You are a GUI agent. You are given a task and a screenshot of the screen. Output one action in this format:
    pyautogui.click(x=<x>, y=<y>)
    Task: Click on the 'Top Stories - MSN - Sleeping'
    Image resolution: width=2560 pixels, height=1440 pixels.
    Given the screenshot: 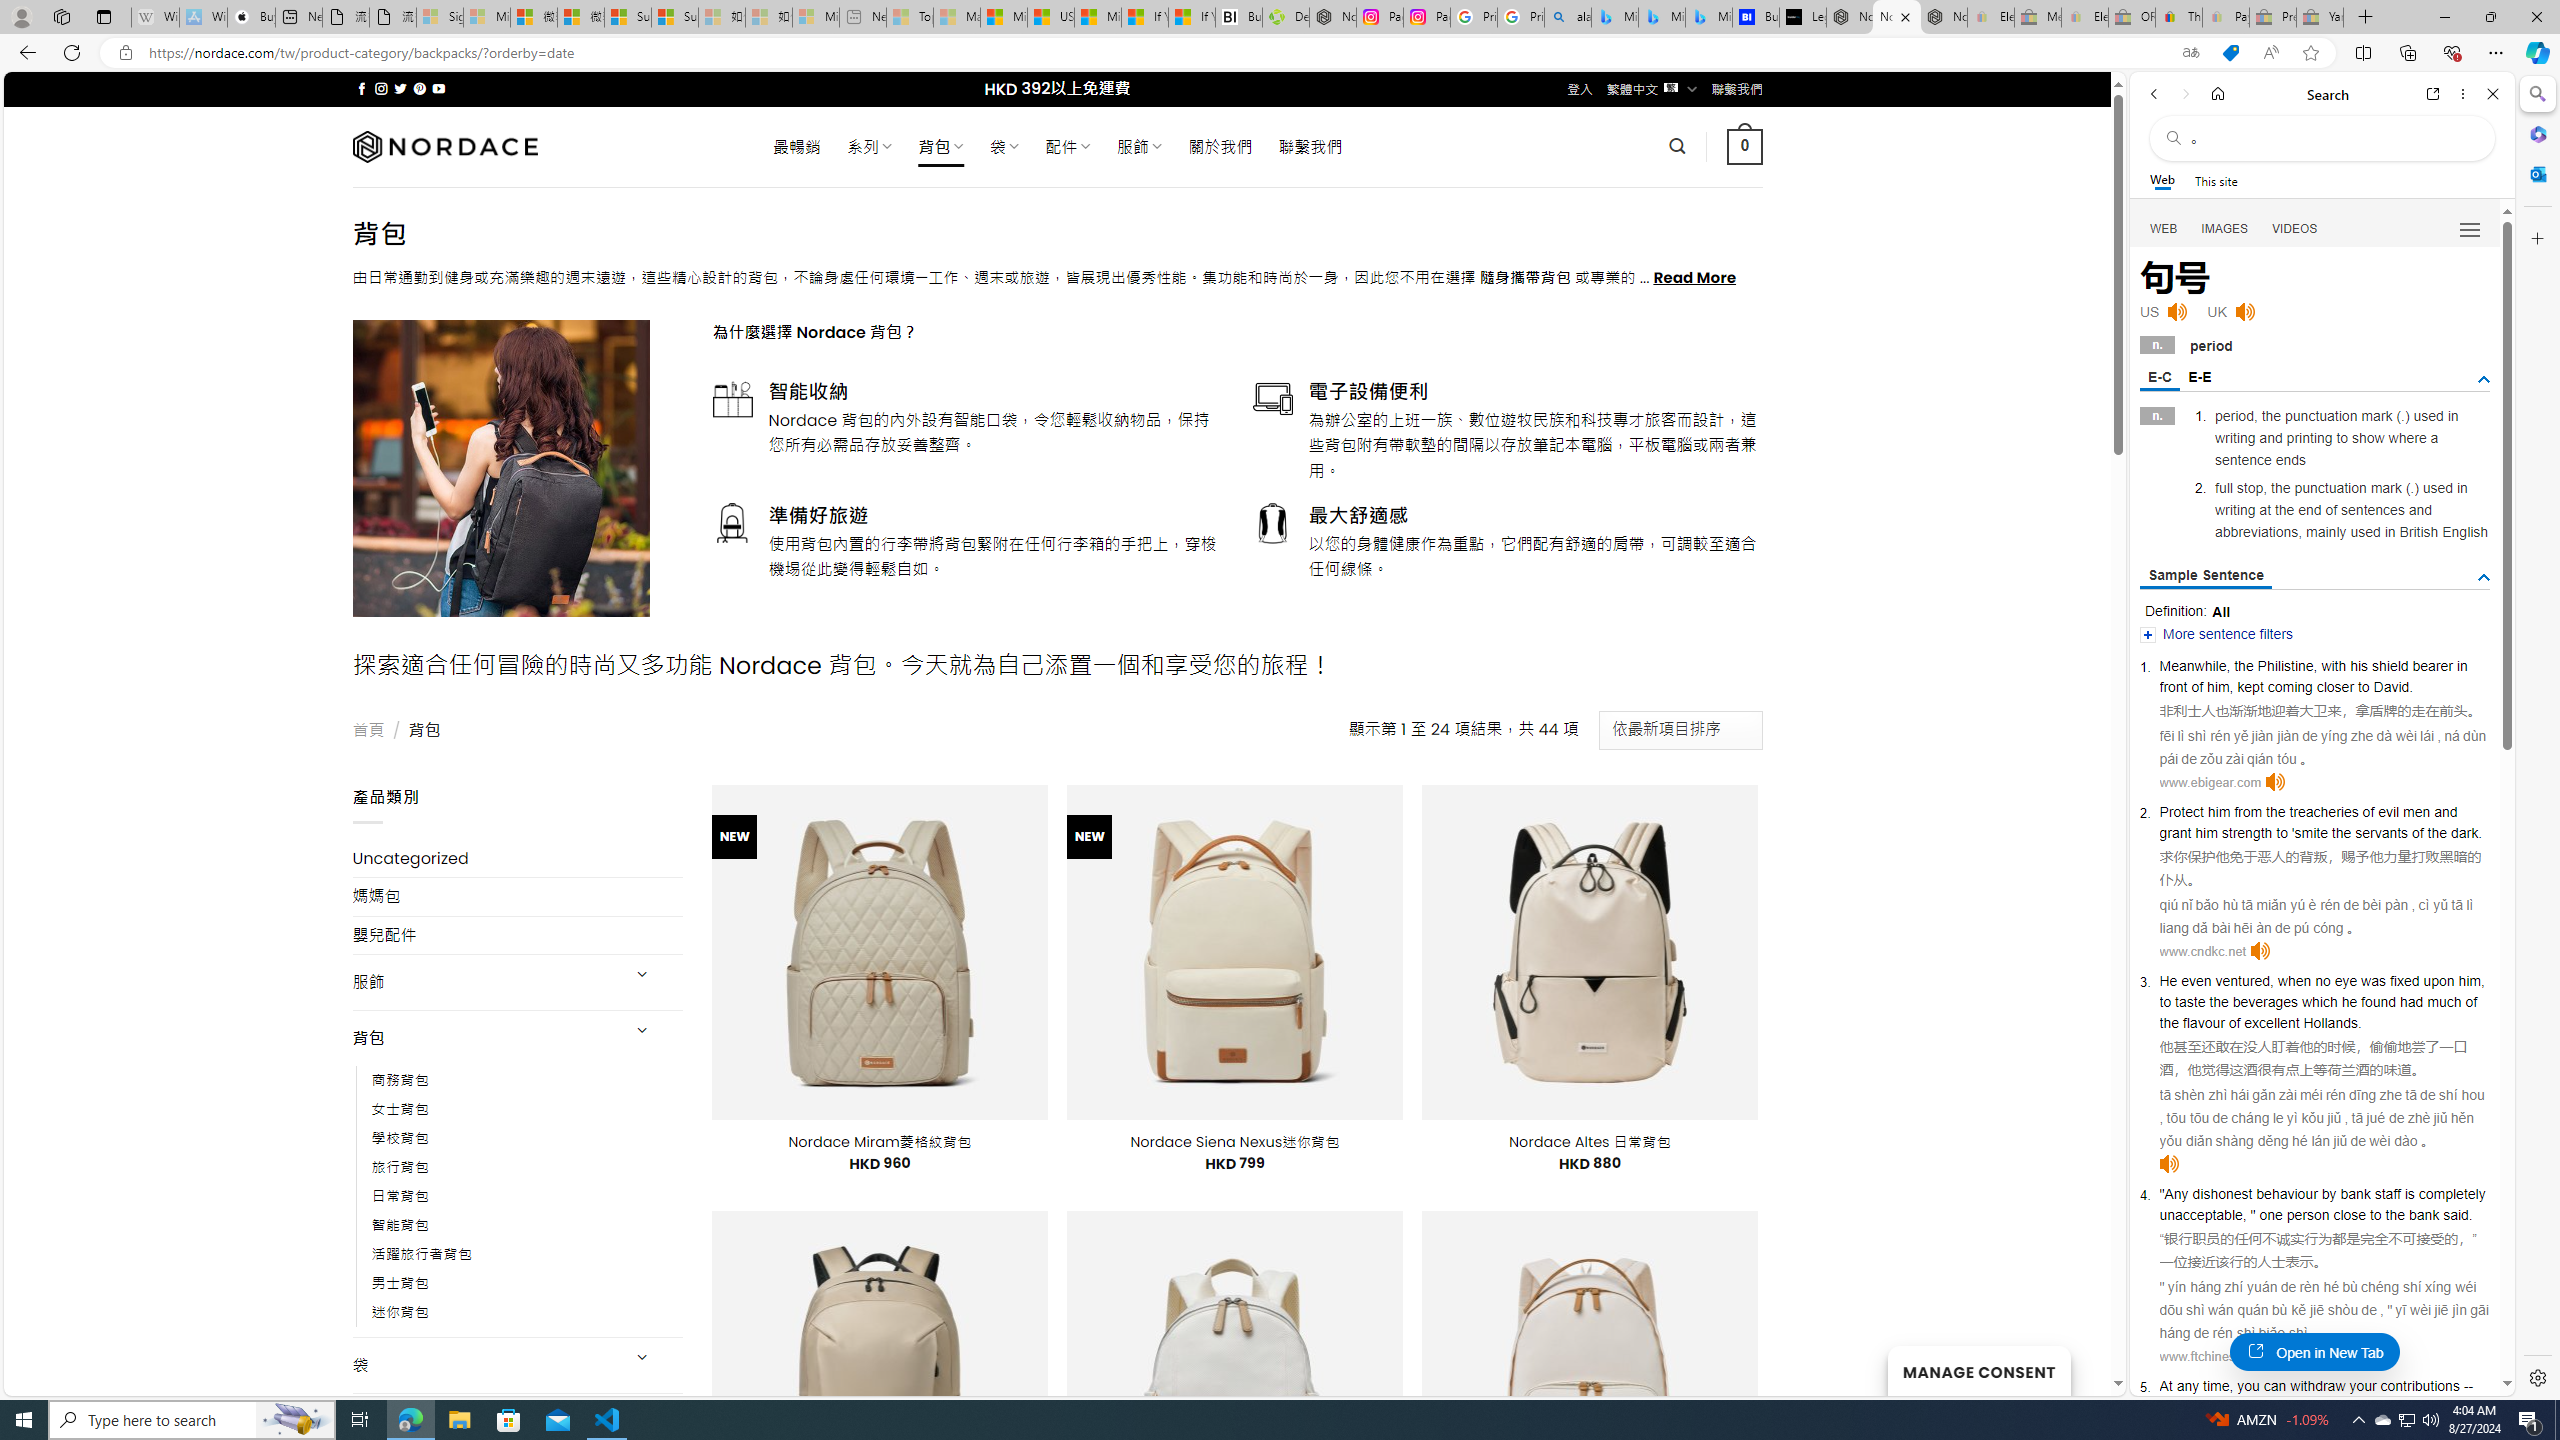 What is the action you would take?
    pyautogui.click(x=909, y=16)
    